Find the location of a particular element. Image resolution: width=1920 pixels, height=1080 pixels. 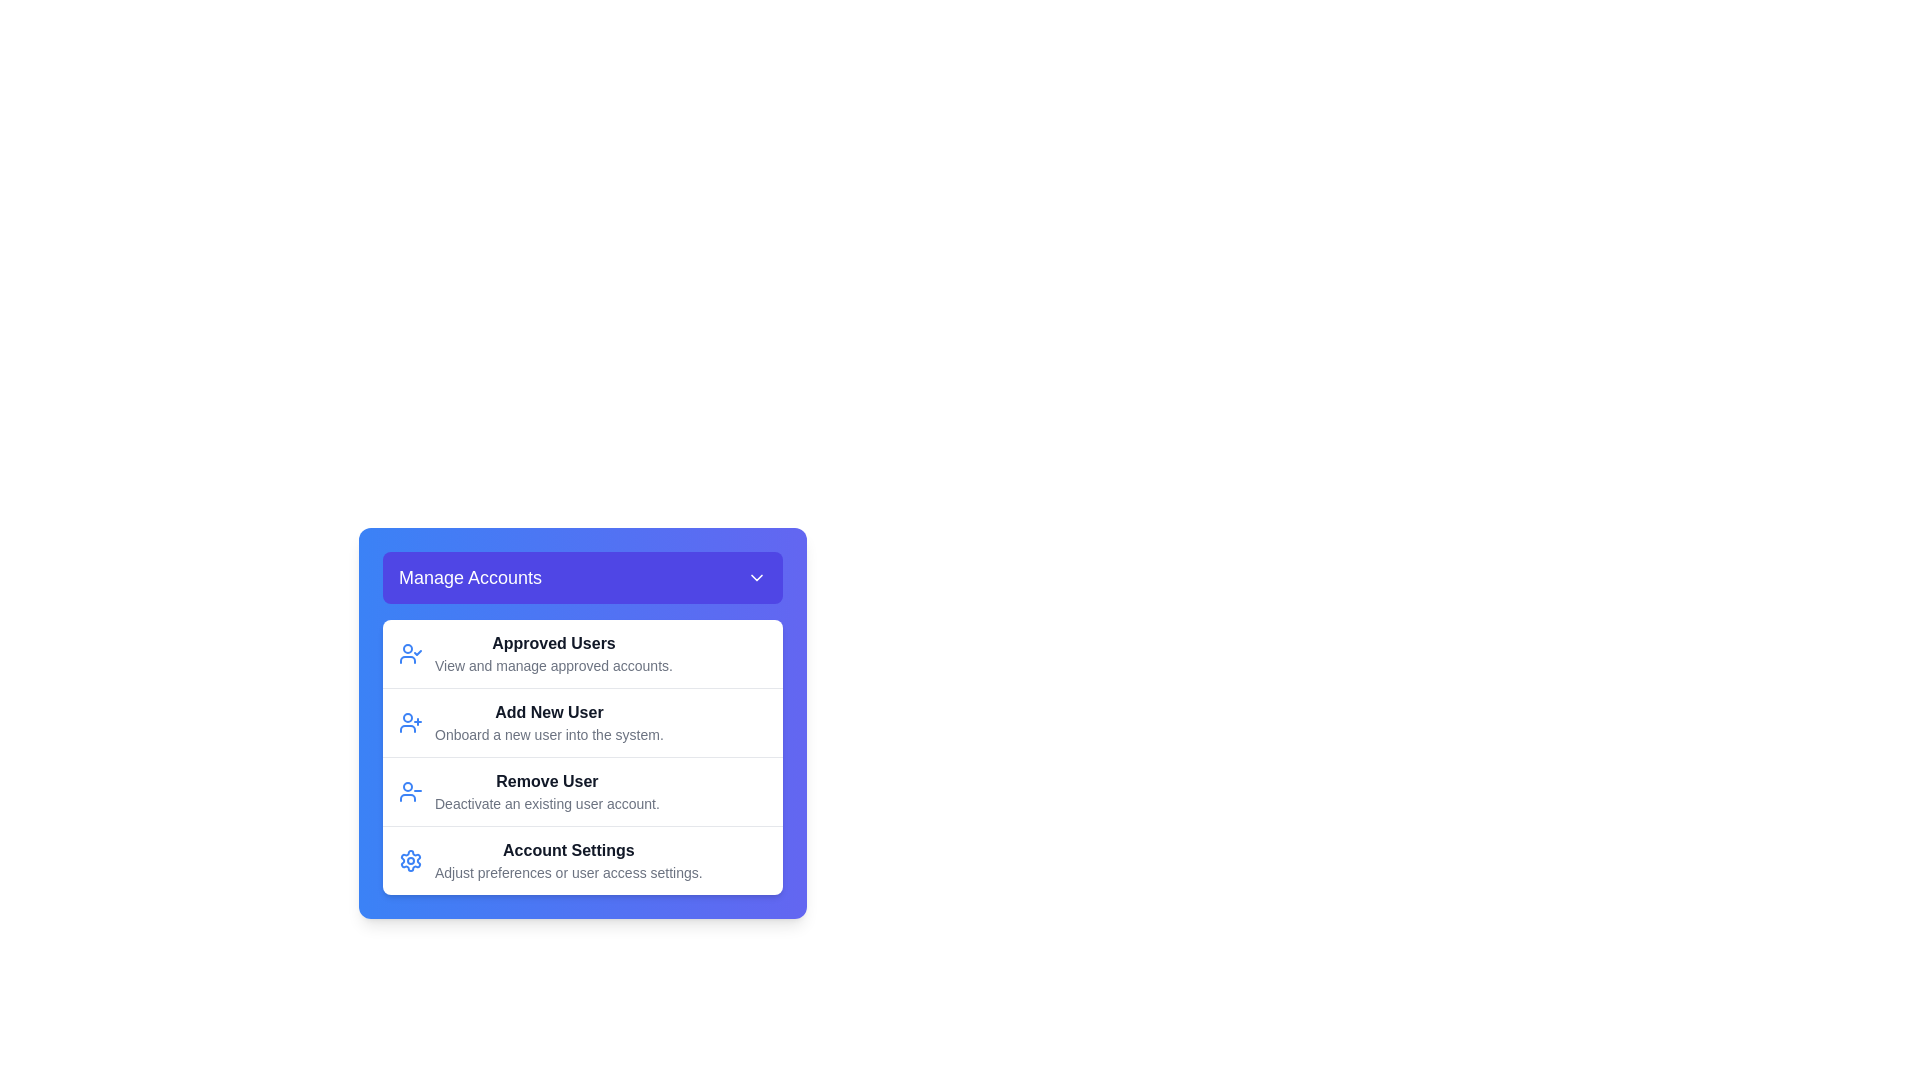

the static text label that serves as a contextual information label for removing a user from the system, located in the middle-right region of the 'Manage Accounts' panel as the third item in the vertical list is located at coordinates (547, 781).